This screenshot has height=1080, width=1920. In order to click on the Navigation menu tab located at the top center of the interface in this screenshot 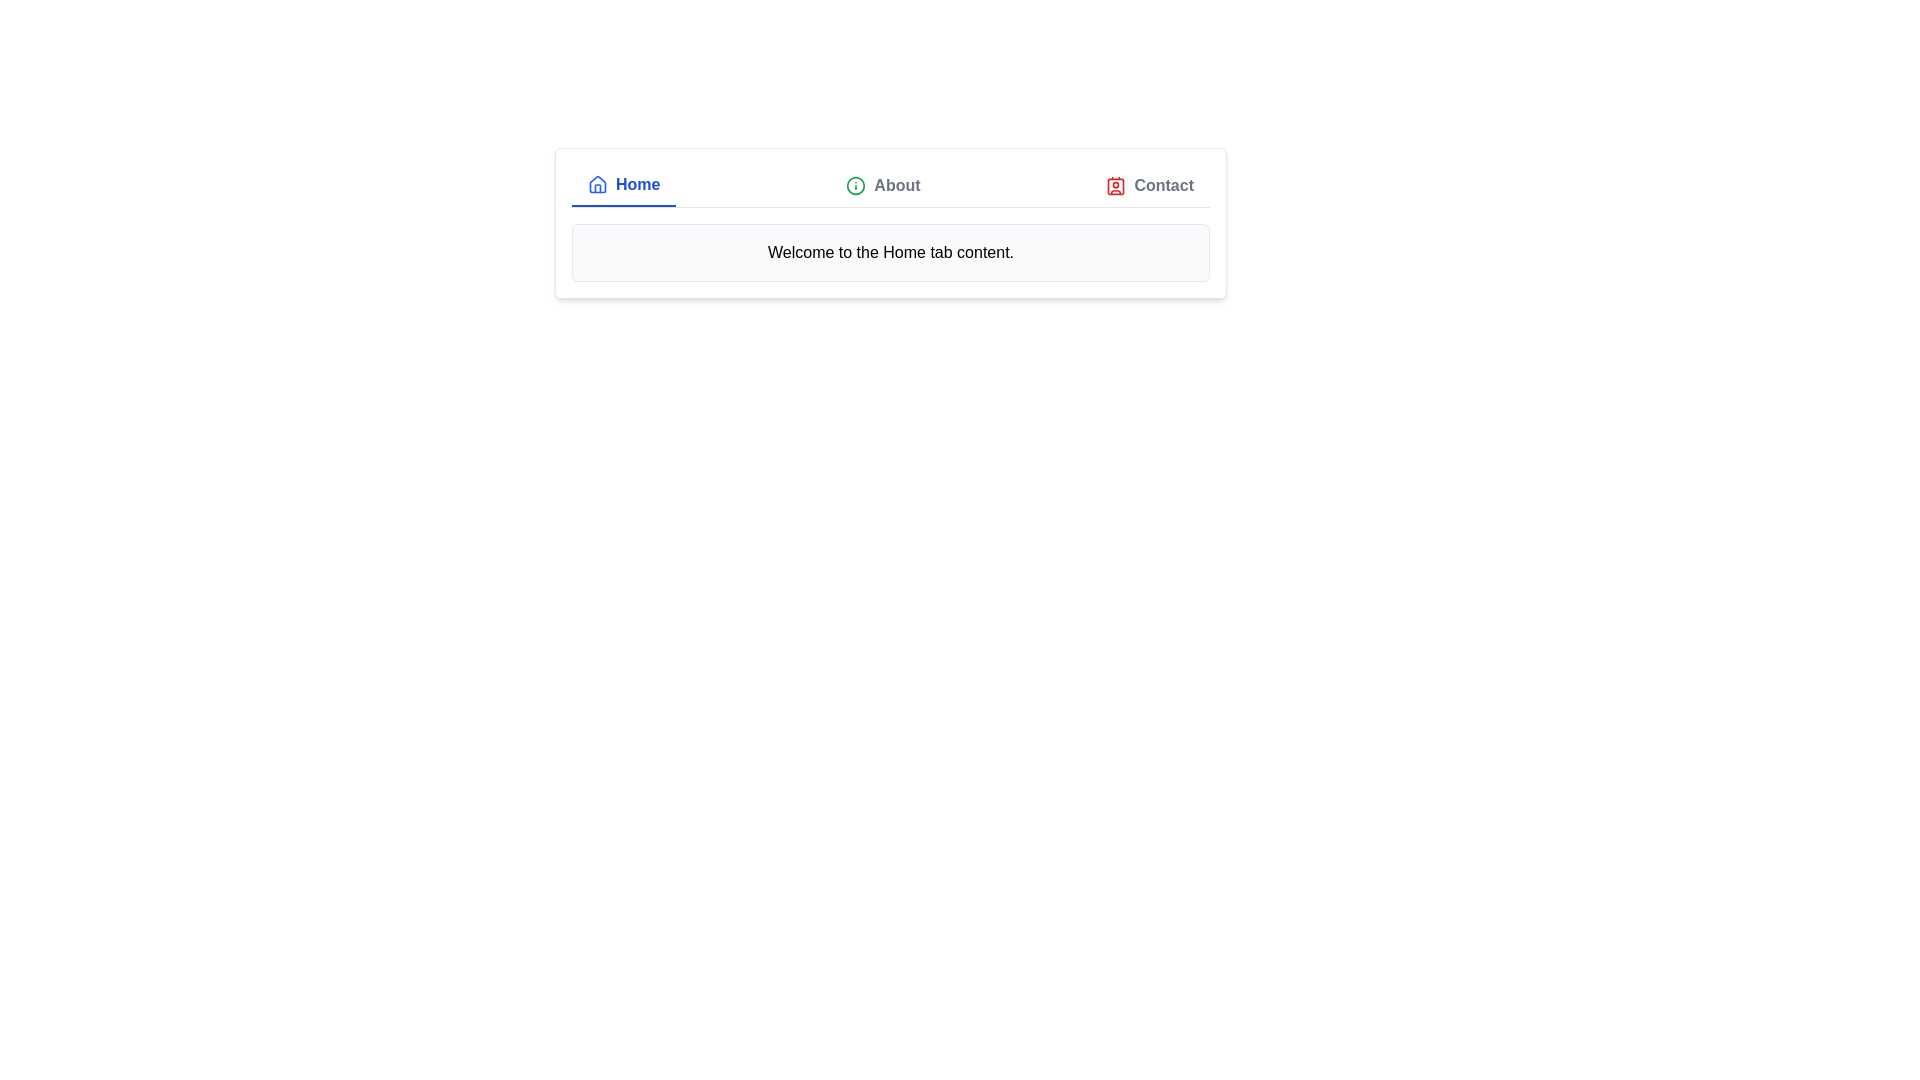, I will do `click(890, 185)`.